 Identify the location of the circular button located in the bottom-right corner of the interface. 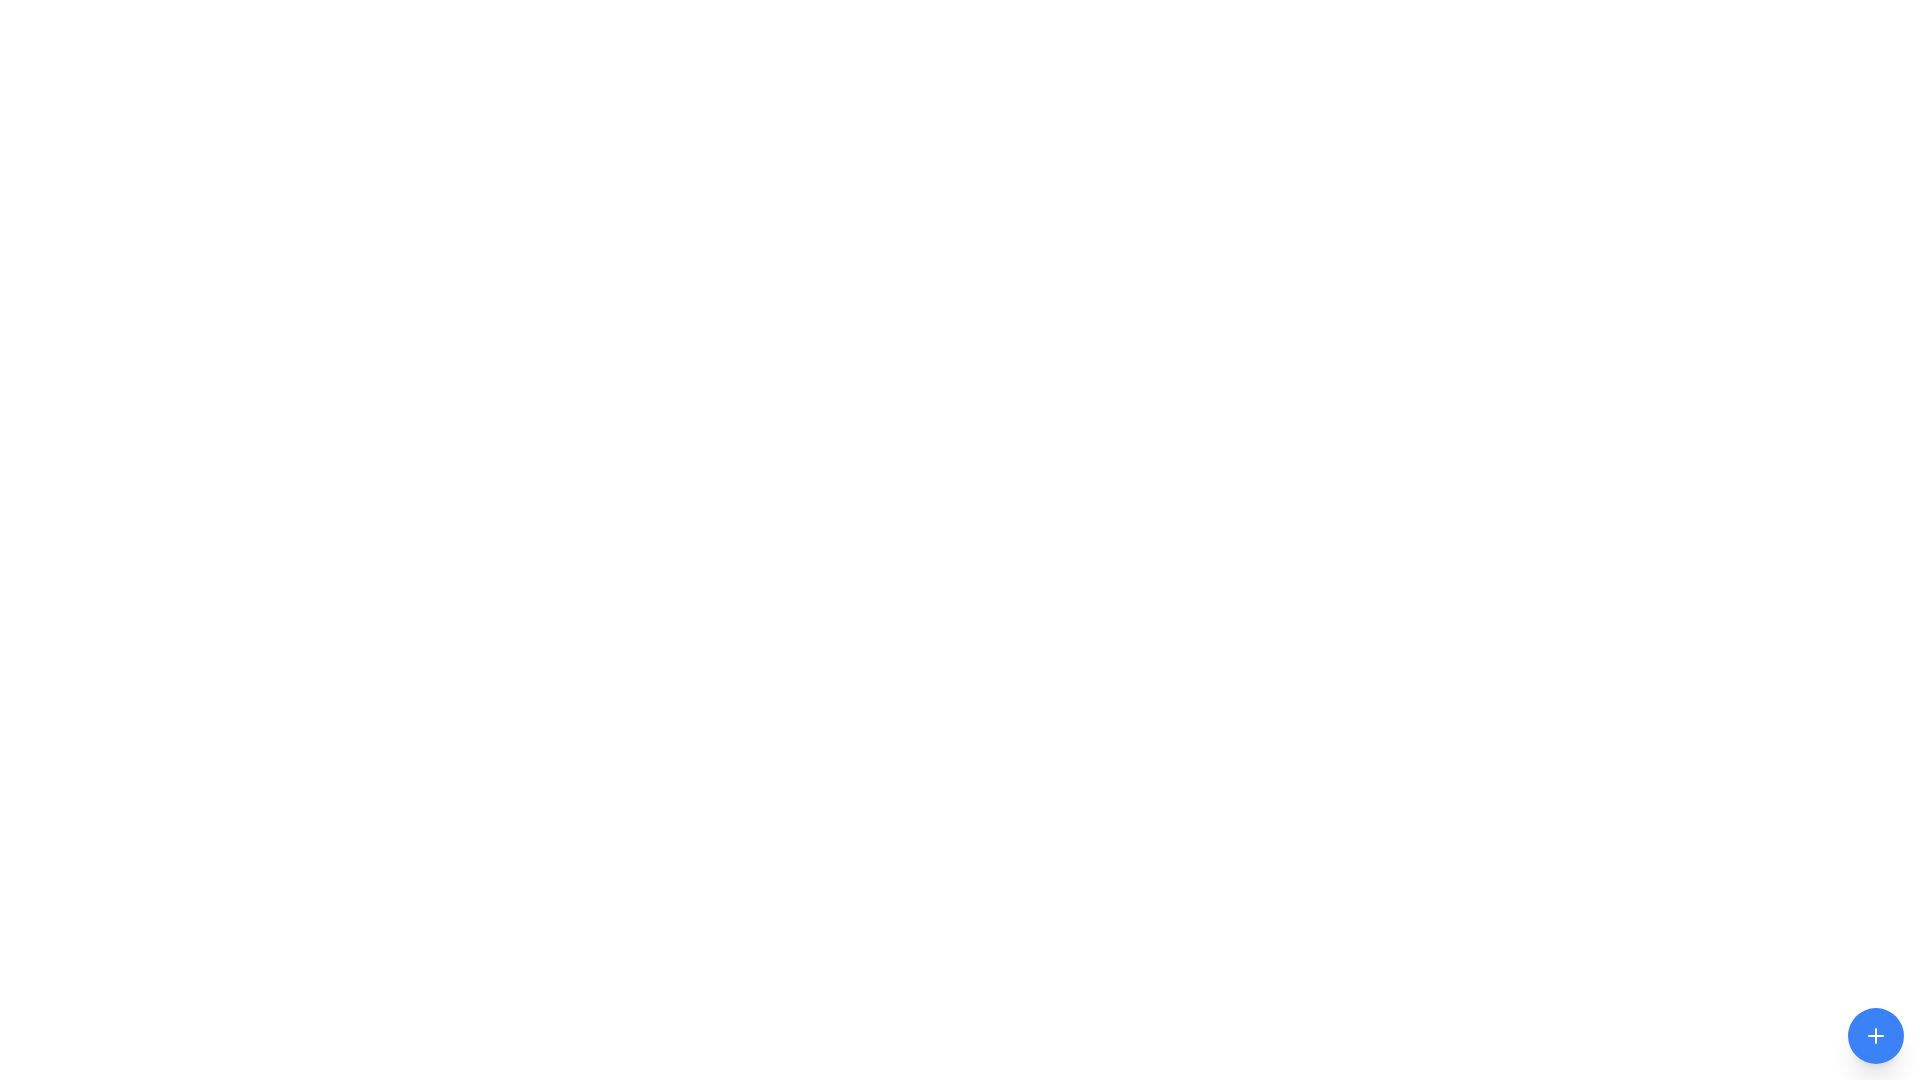
(1875, 1035).